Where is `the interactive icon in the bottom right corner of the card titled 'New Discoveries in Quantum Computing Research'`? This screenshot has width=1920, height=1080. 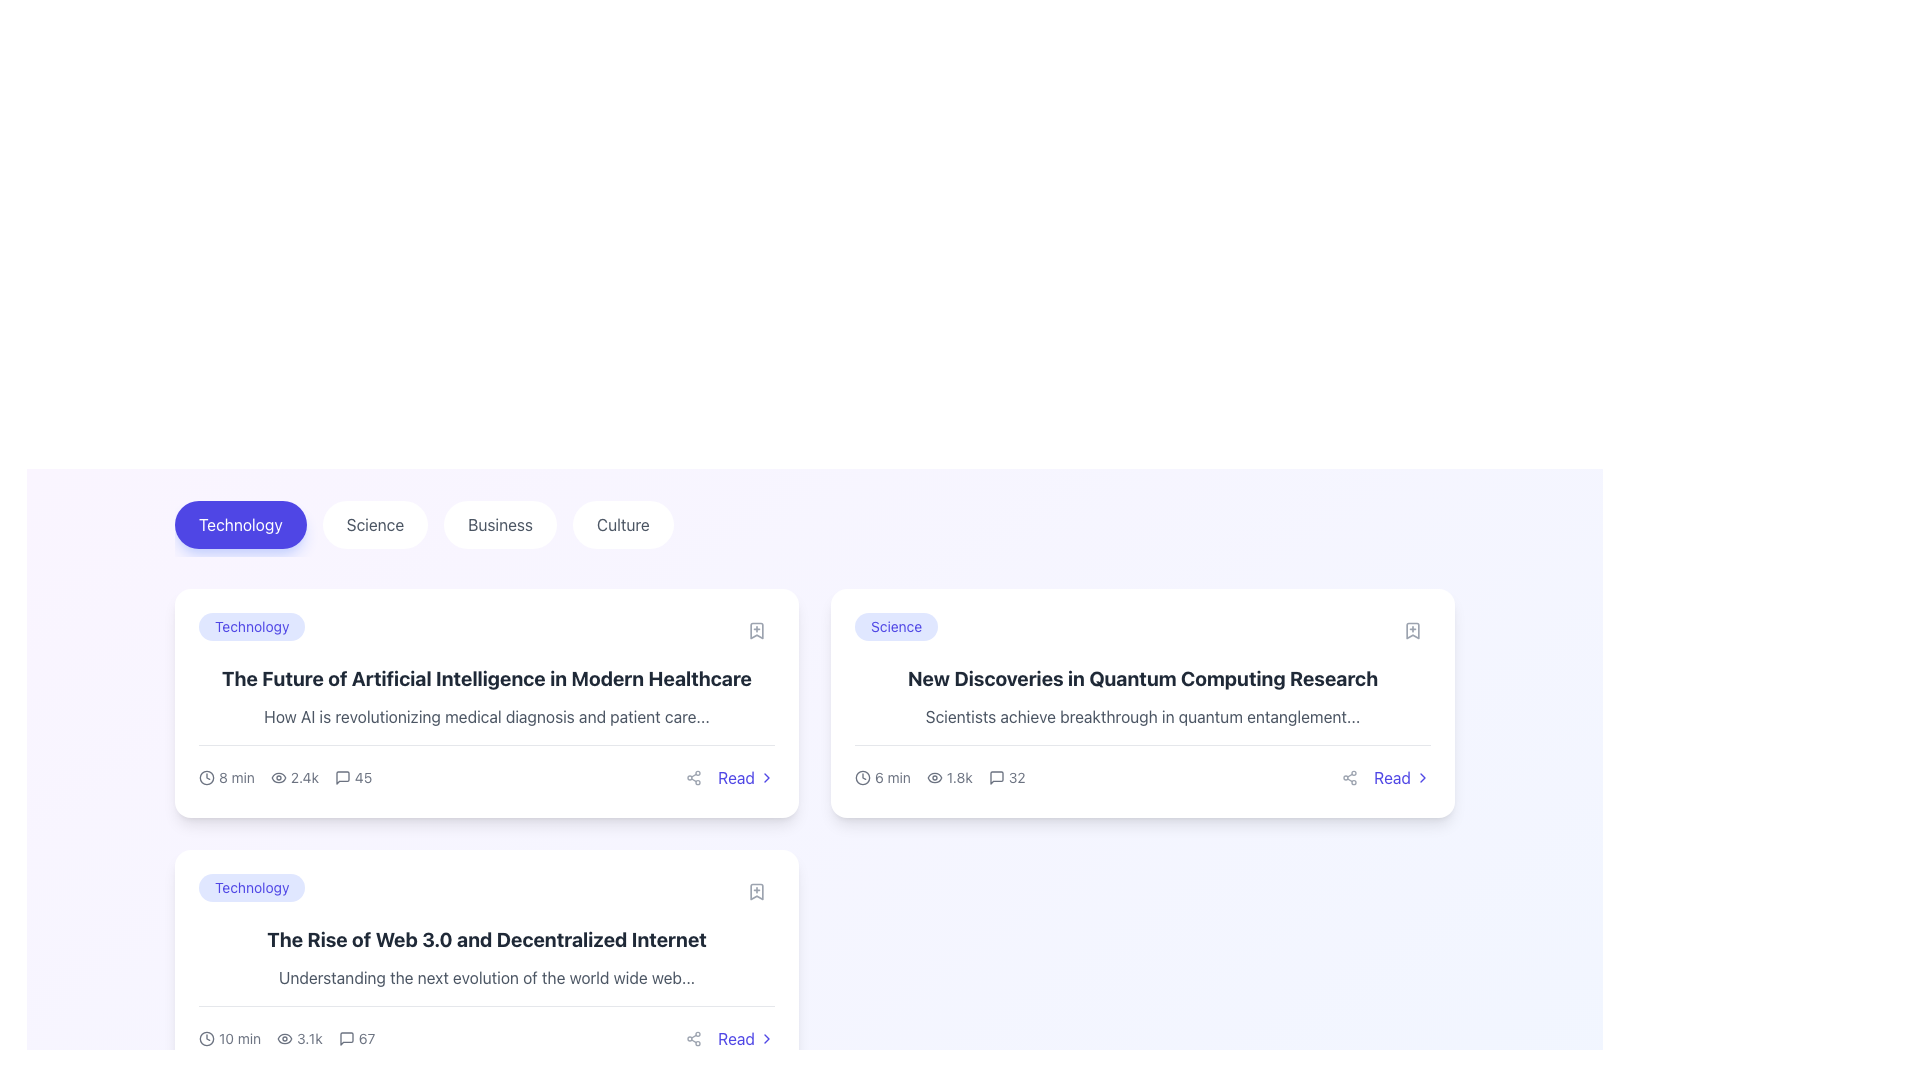 the interactive icon in the bottom right corner of the card titled 'New Discoveries in Quantum Computing Research' is located at coordinates (996, 777).